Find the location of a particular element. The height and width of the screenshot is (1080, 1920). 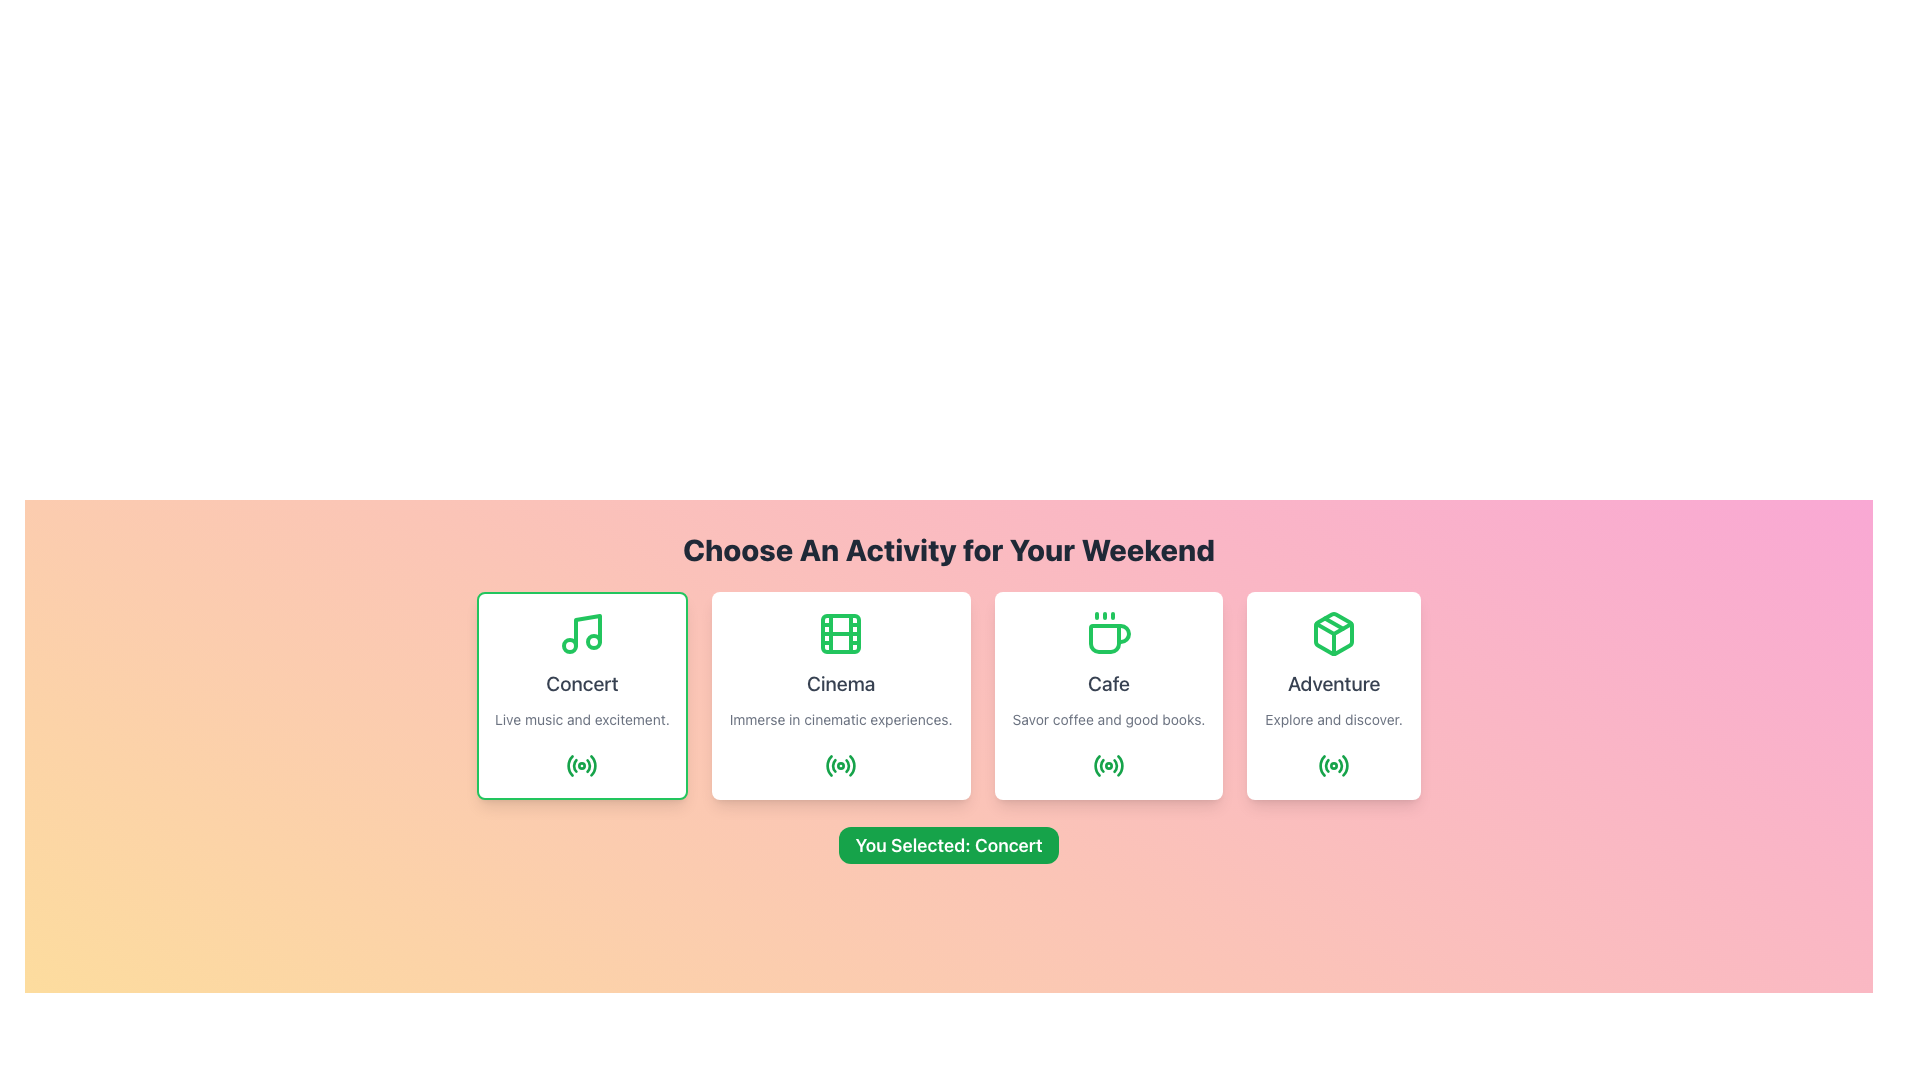

the static text element that serves as a descriptive tagline for the adventure-related card, located in the fourth column of the grid layout, below the 'Adventure' text and above a green icon is located at coordinates (1334, 720).